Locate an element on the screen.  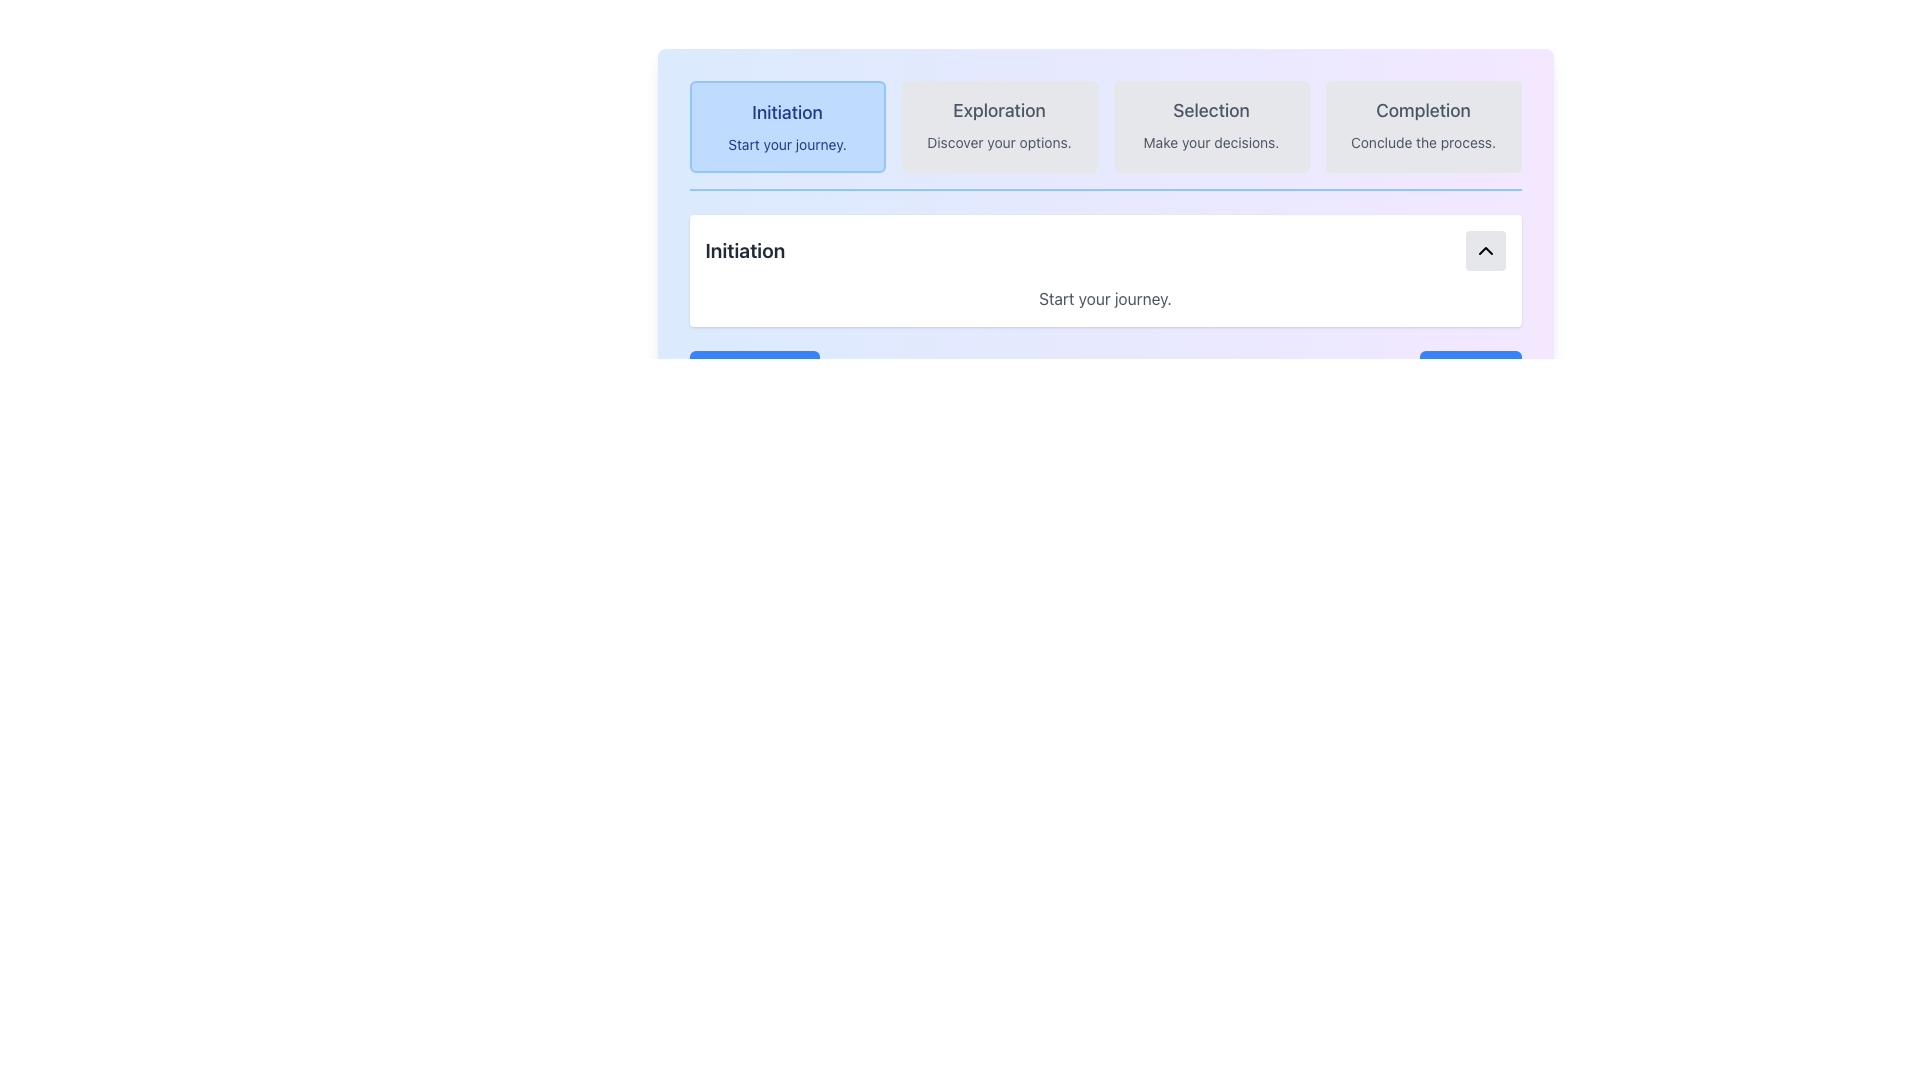
the clickable card representing 'Selection' located in the top section of the interface, between 'Exploration' and 'Completion' is located at coordinates (1210, 127).